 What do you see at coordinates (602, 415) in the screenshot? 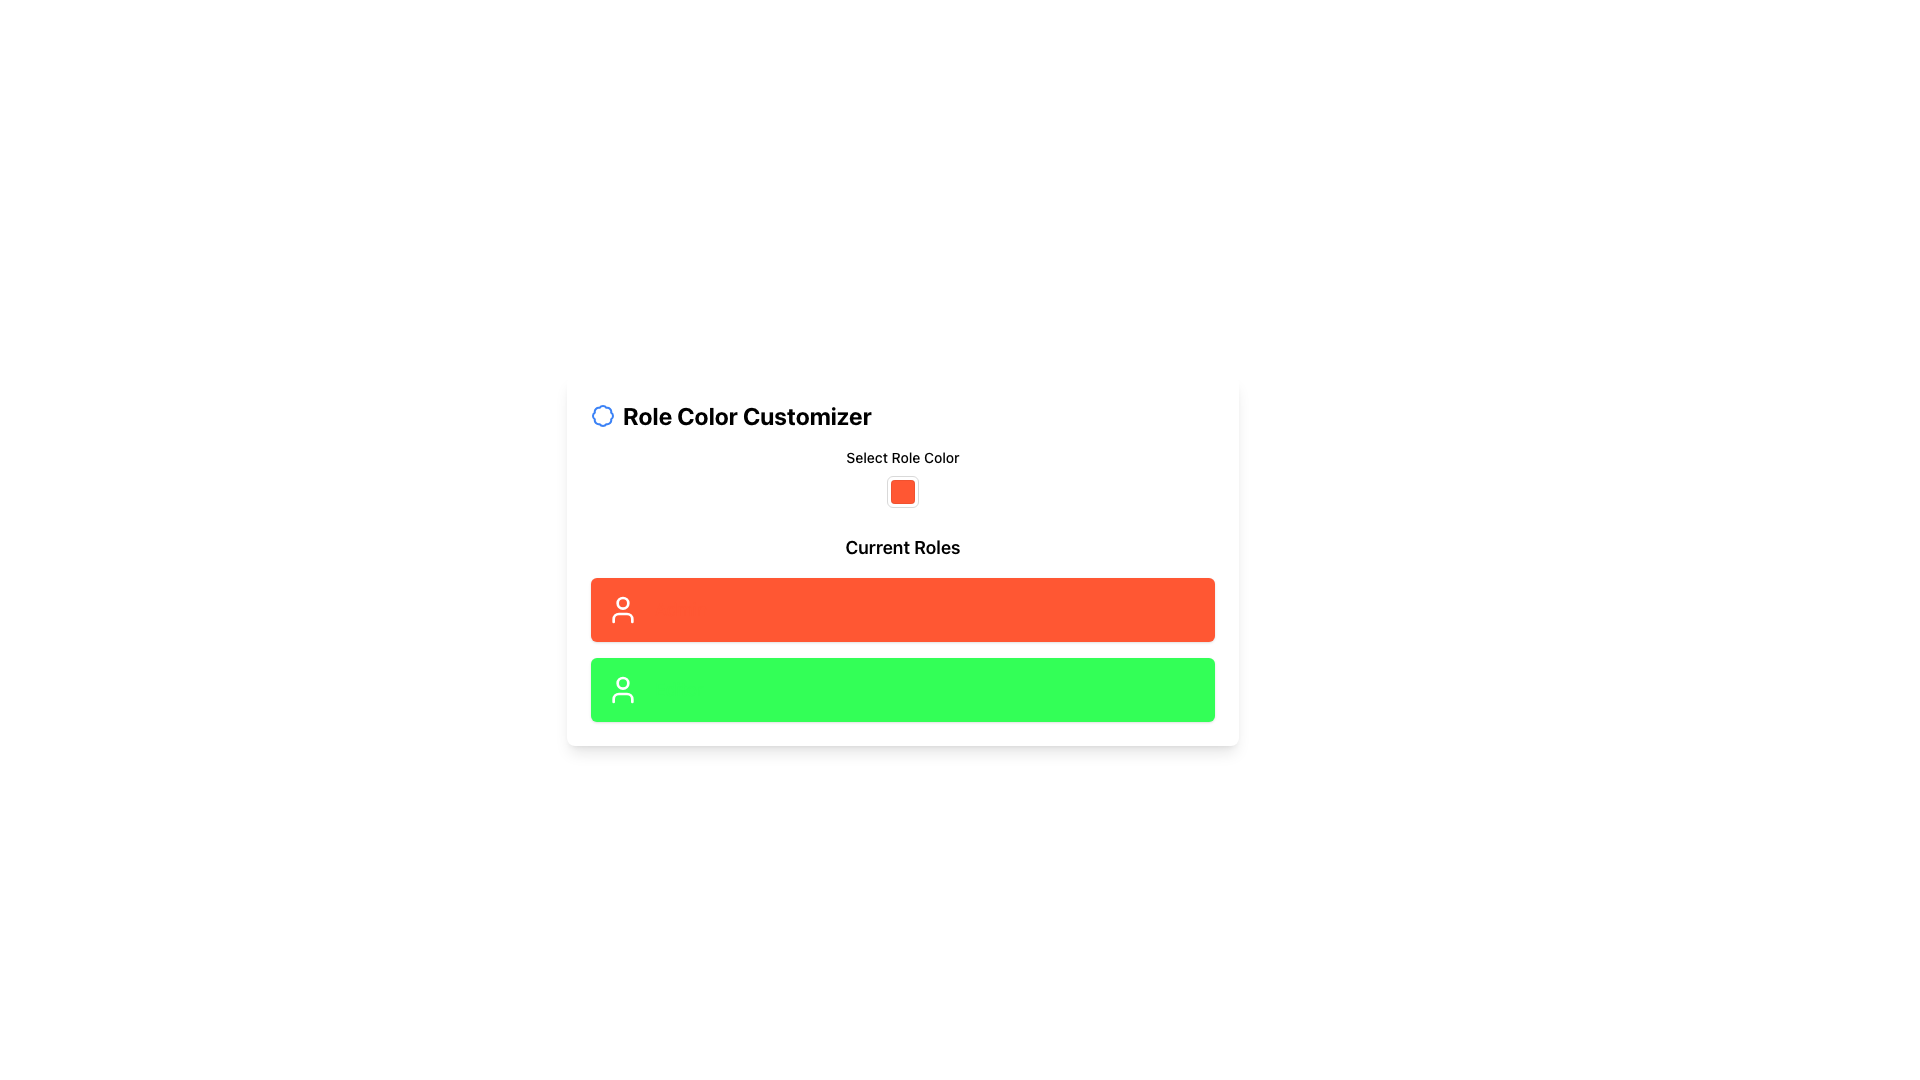
I see `the decorative badge icon representing the customization tool located in the header section of the 'Role Color Customizer' interface, positioned to the left of the text 'Role Color Customizer'` at bounding box center [602, 415].